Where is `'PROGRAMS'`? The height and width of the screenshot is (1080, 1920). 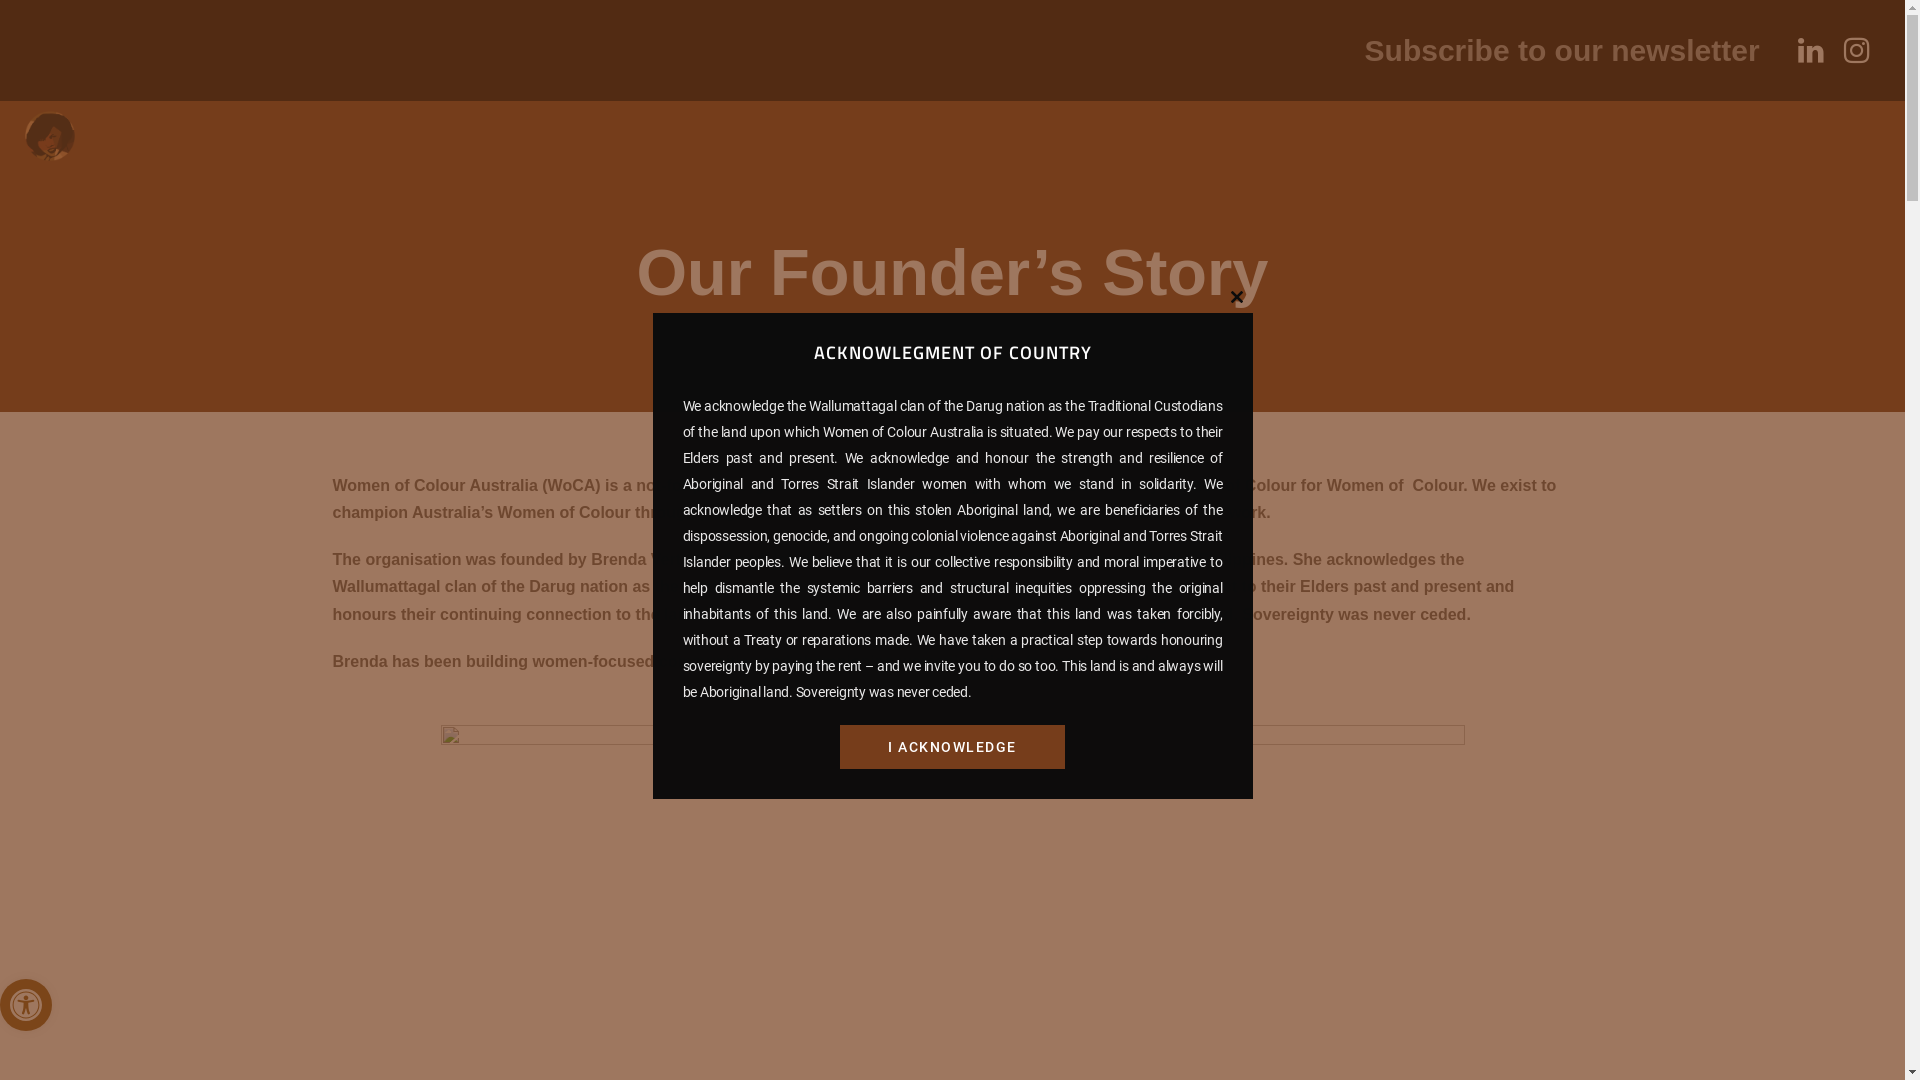
'PROGRAMS' is located at coordinates (339, 148).